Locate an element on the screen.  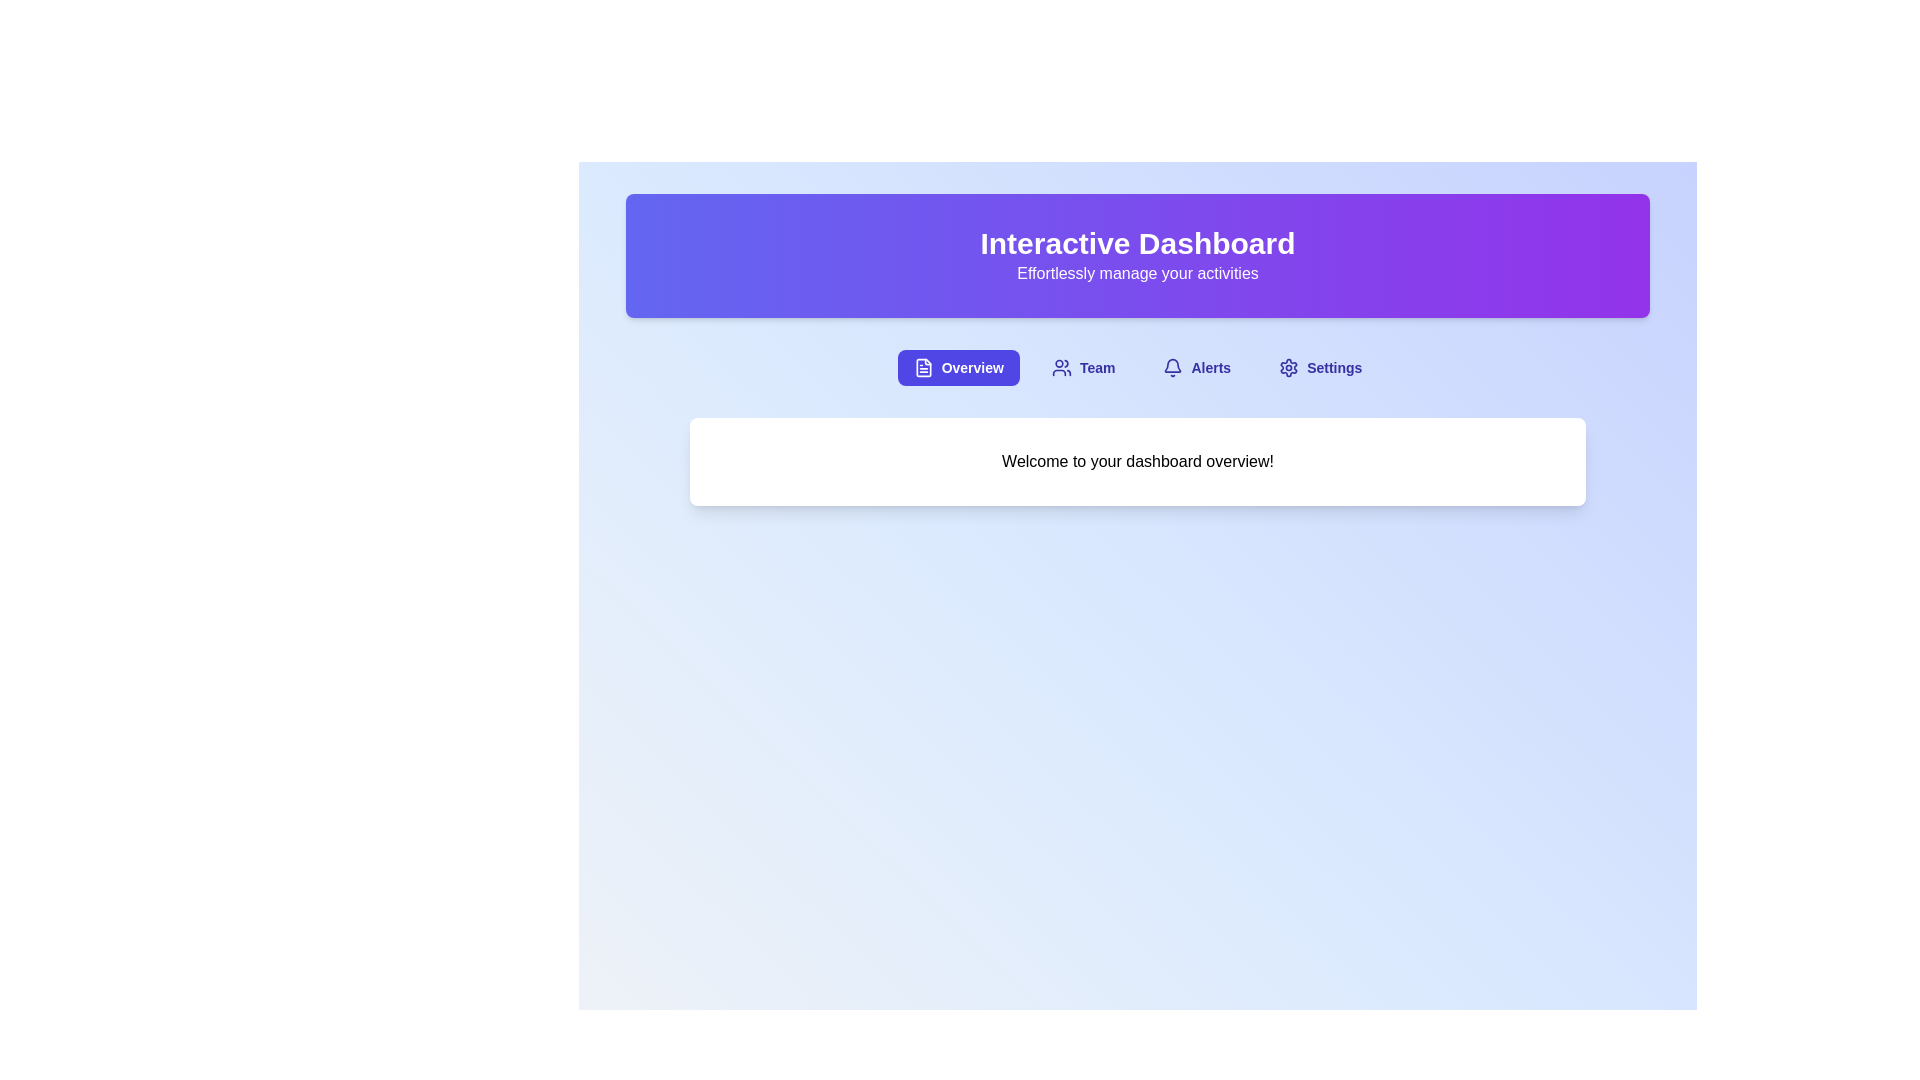
the subtitle text element located directly below the 'Interactive Dashboard' title in the header section with a gradient background is located at coordinates (1137, 273).